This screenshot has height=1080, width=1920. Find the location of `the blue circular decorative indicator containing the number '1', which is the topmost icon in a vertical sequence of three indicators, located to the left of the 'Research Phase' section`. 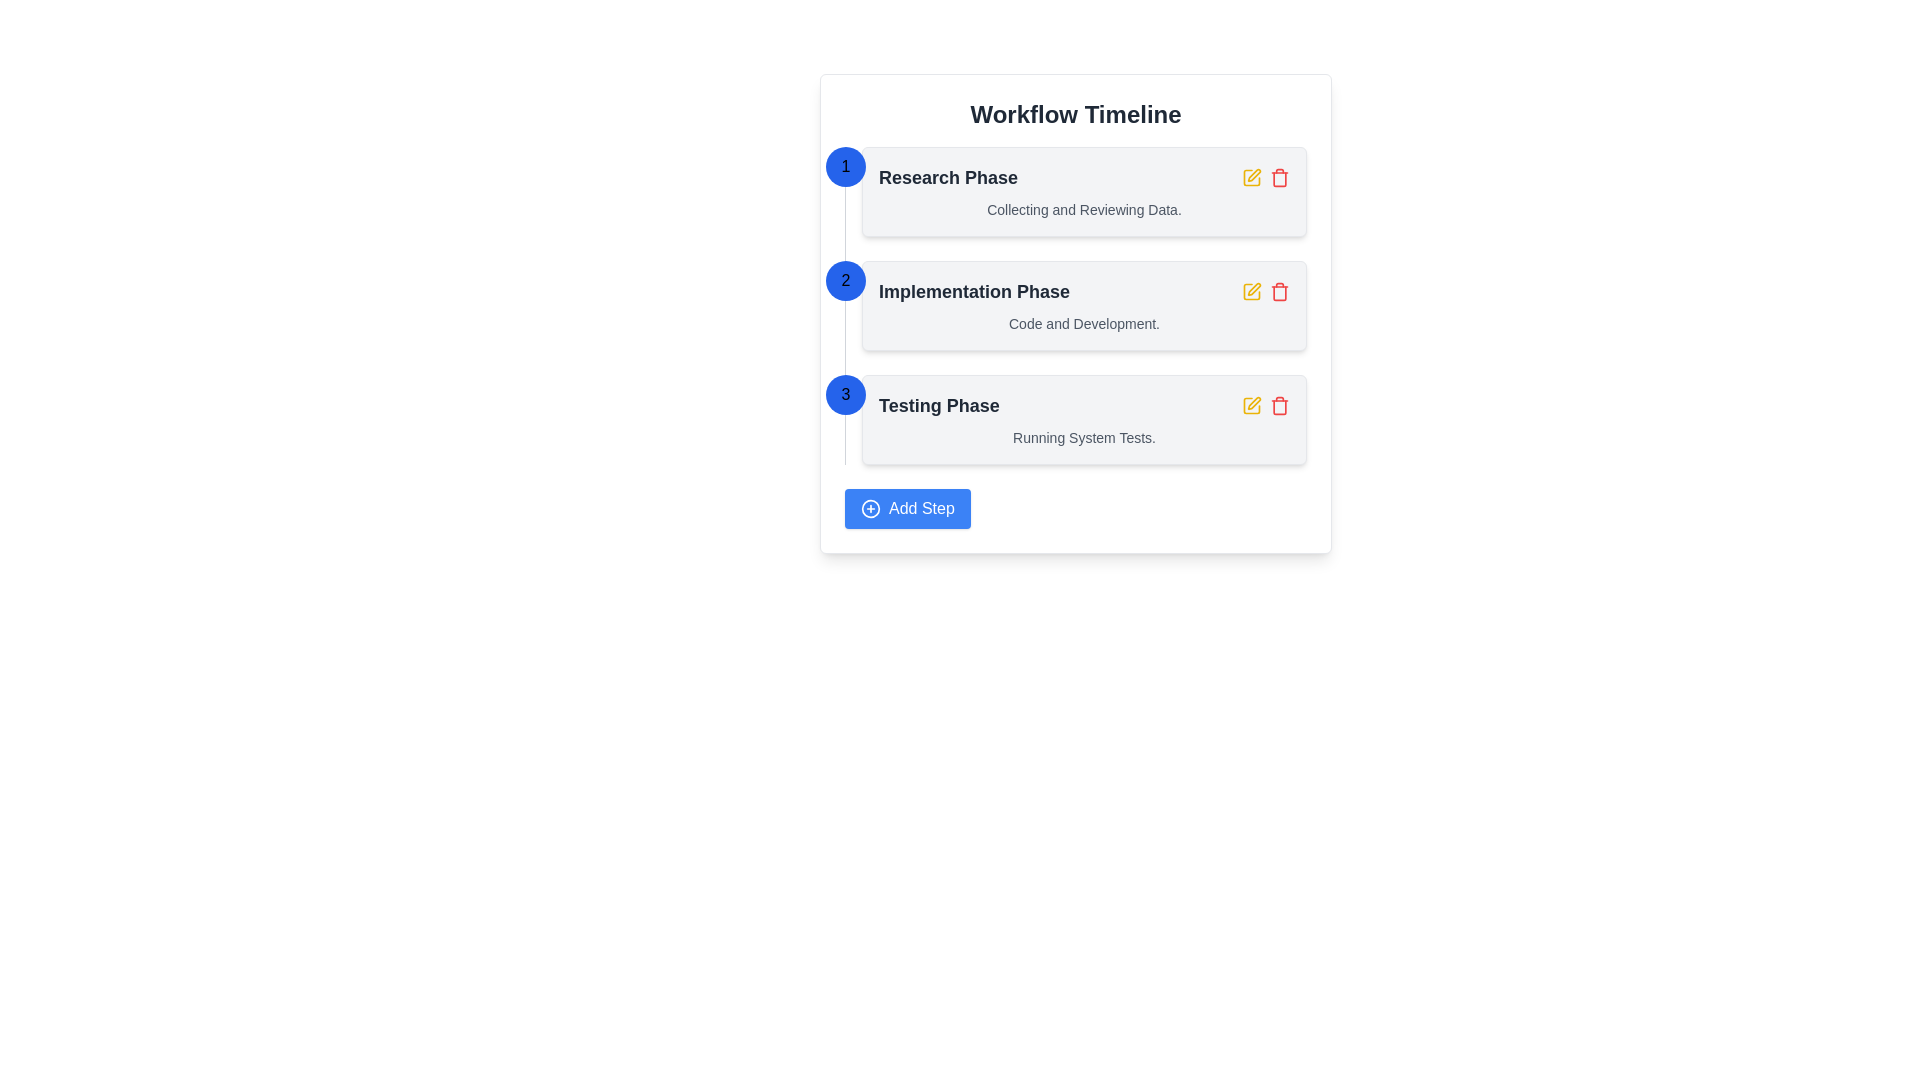

the blue circular decorative indicator containing the number '1', which is the topmost icon in a vertical sequence of three indicators, located to the left of the 'Research Phase' section is located at coordinates (845, 165).